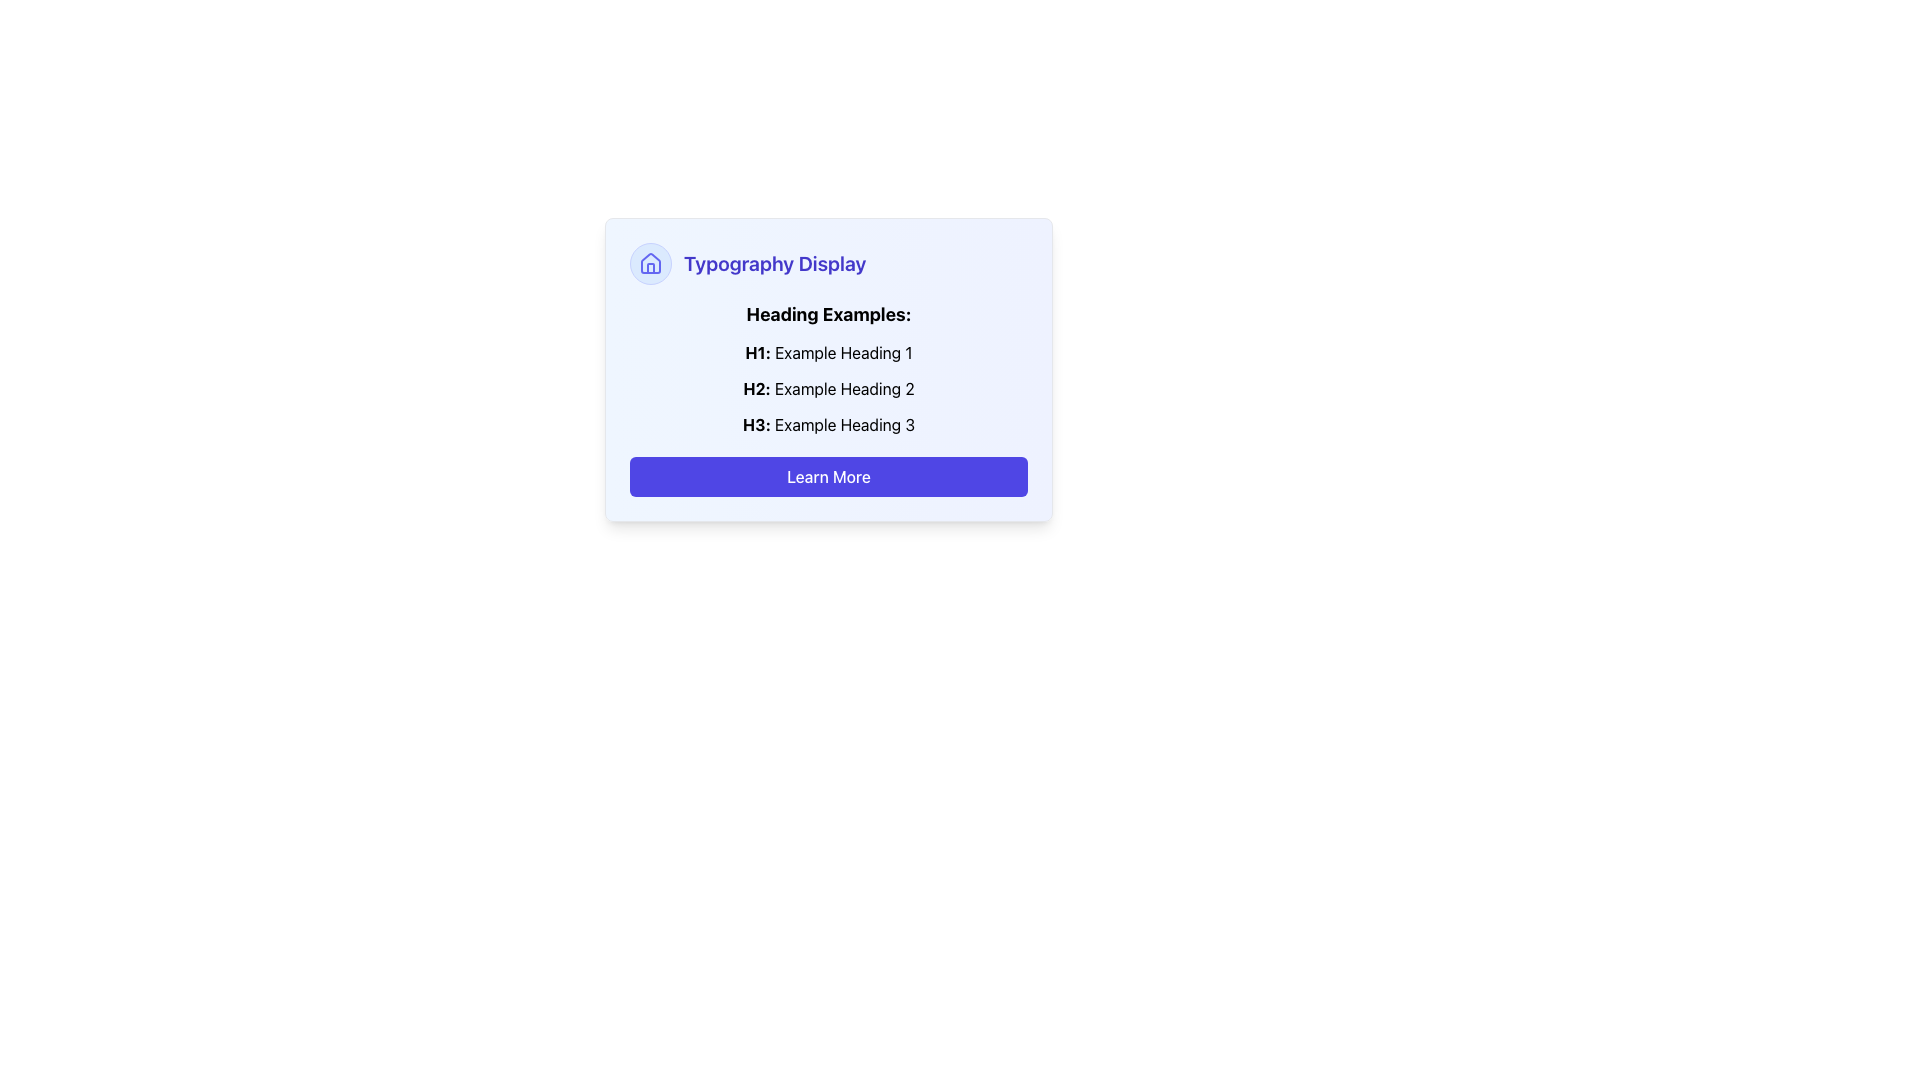  I want to click on the bold text element reading 'H2:' that is part of the heading in the typography display panel, positioned immediately before 'Example Heading 2', so click(756, 389).